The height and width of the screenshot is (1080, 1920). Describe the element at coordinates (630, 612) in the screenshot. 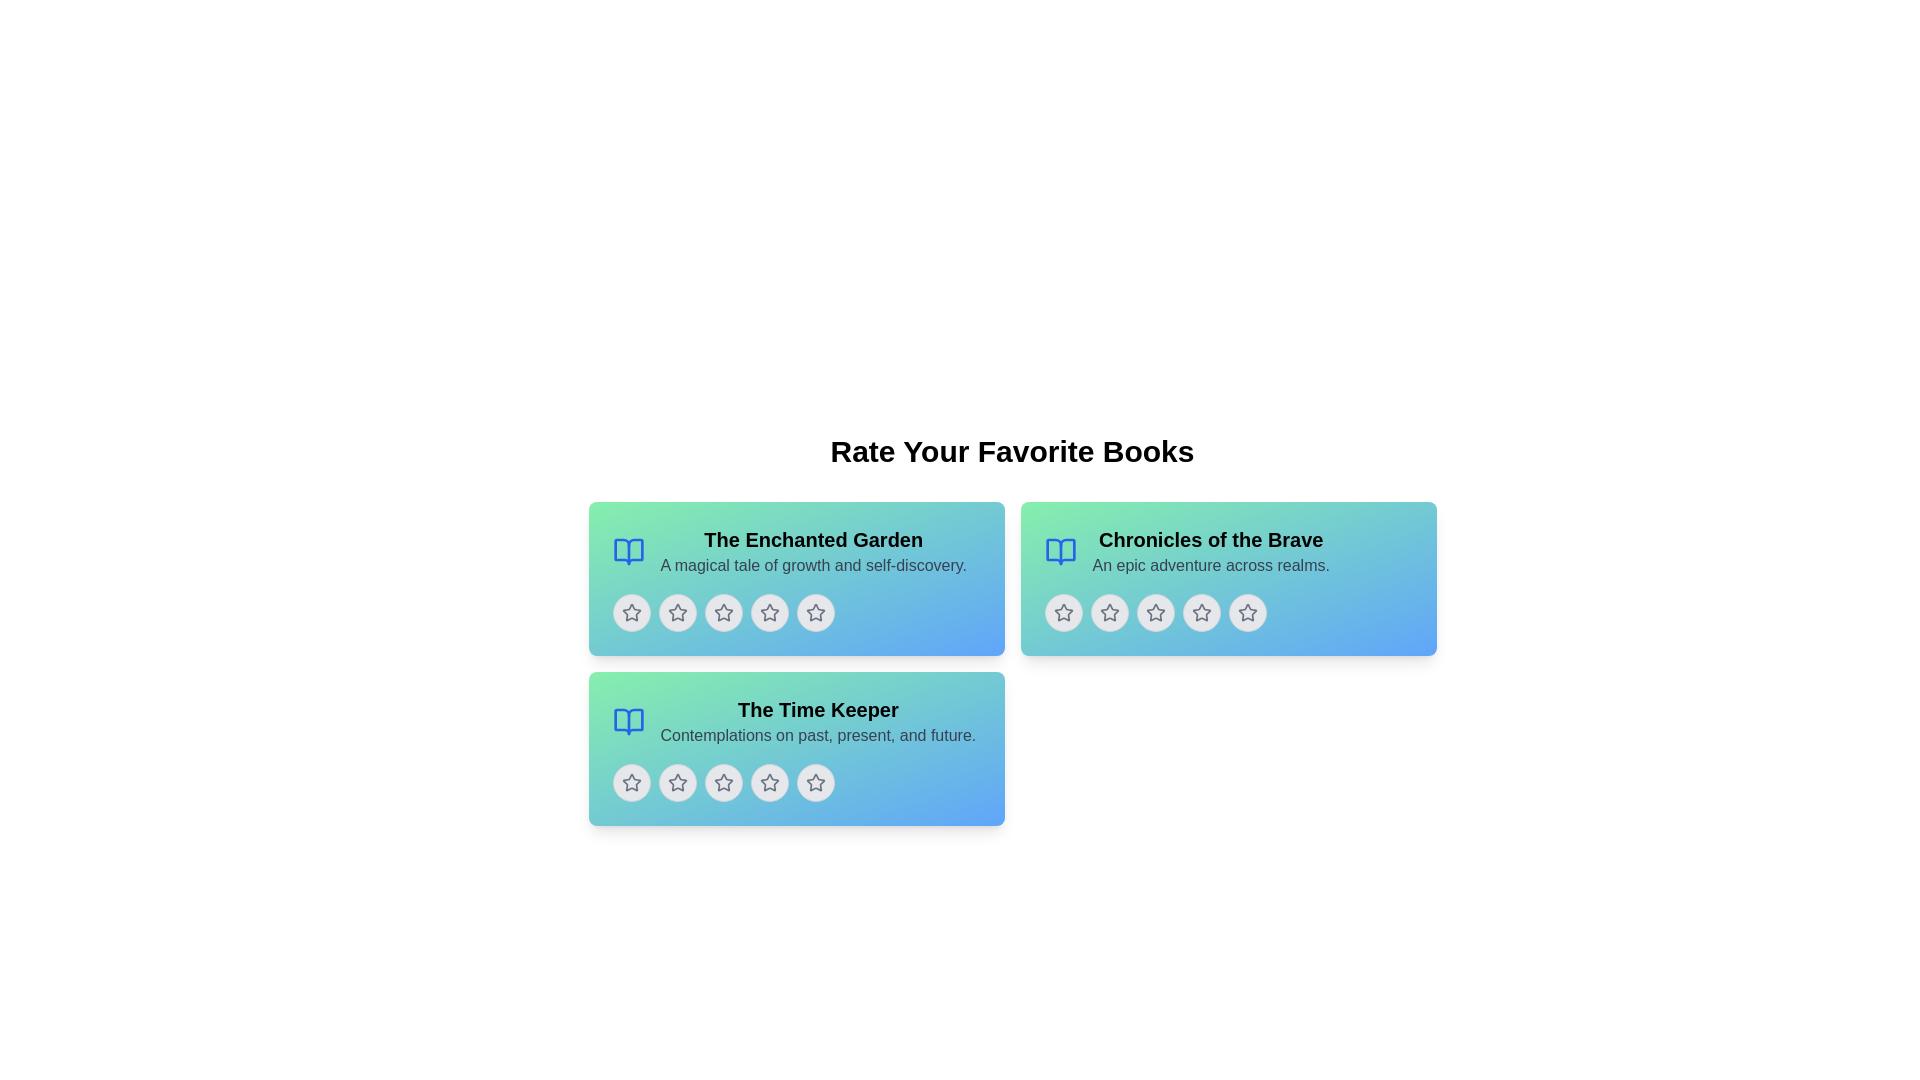

I see `the first rating star button for the book 'The Enchanted Garden'` at that location.